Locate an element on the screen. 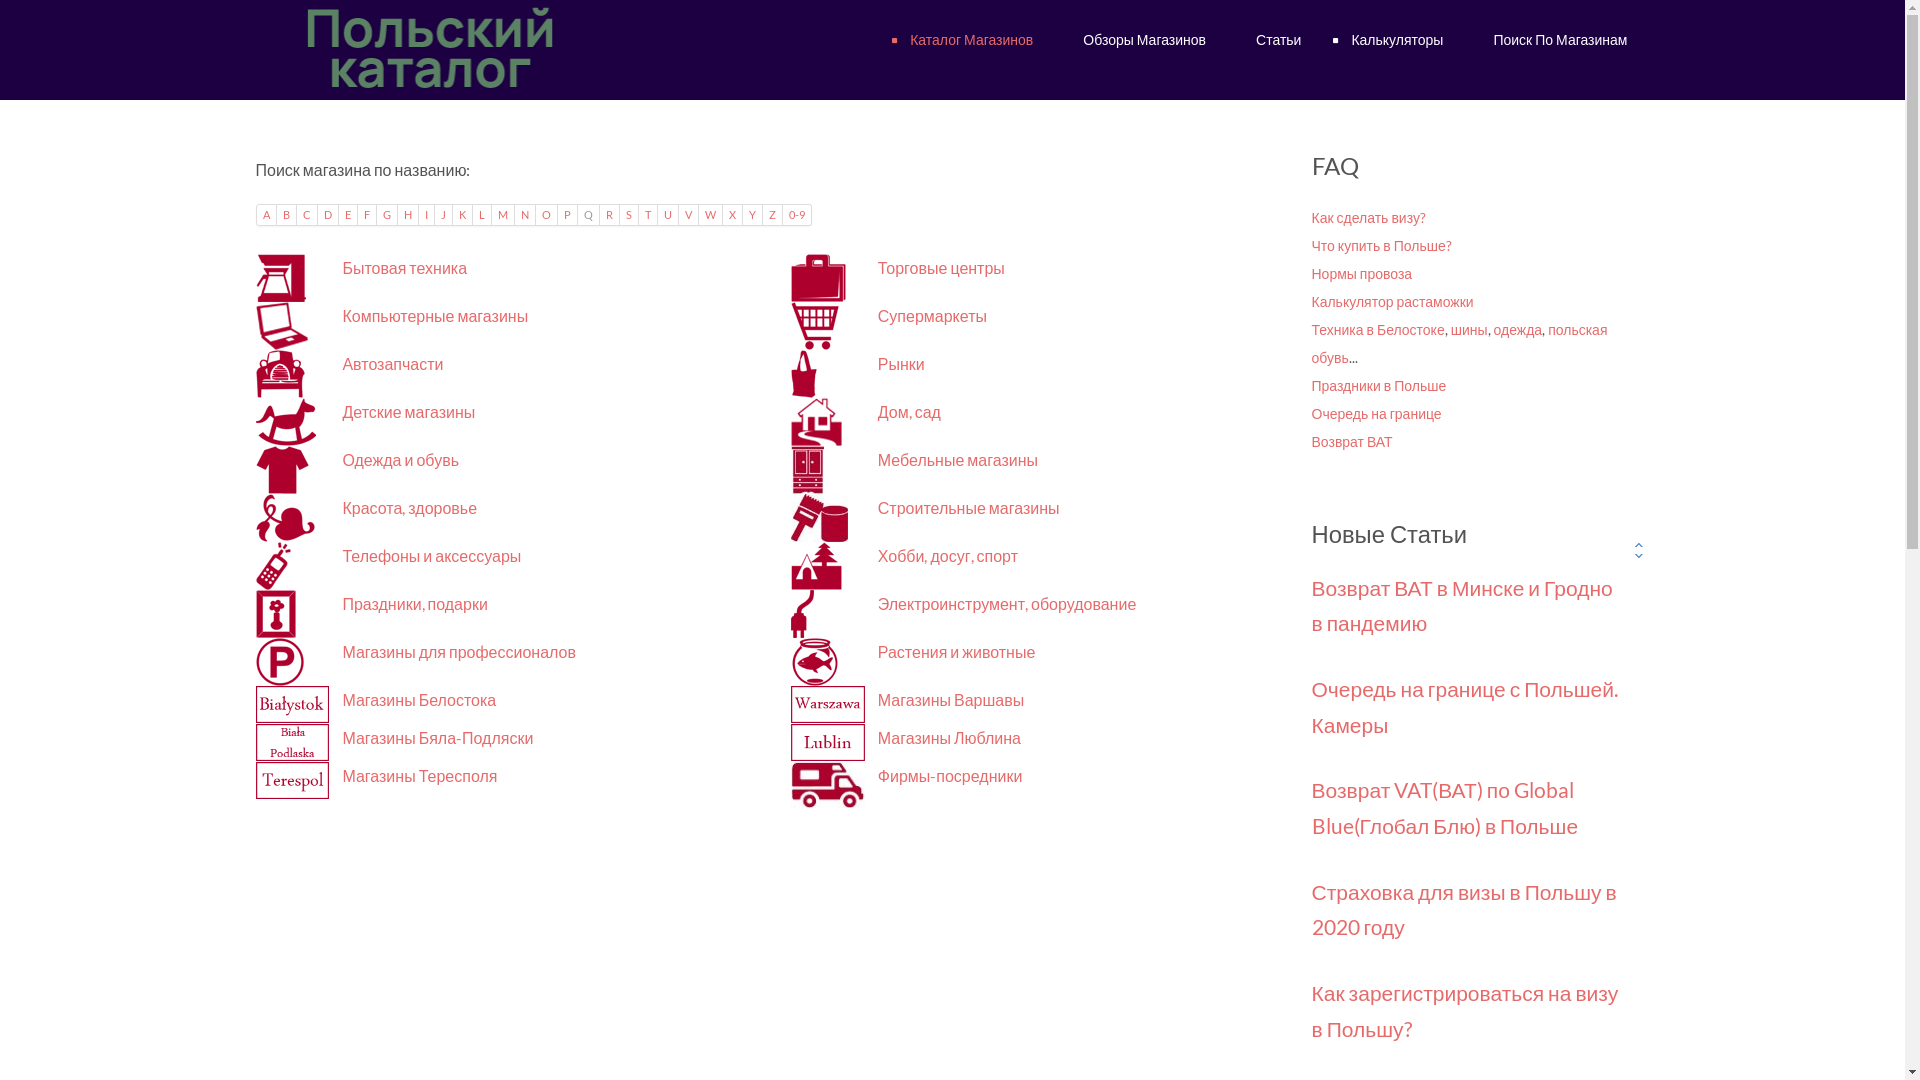 The image size is (1920, 1080). 'V' is located at coordinates (687, 215).